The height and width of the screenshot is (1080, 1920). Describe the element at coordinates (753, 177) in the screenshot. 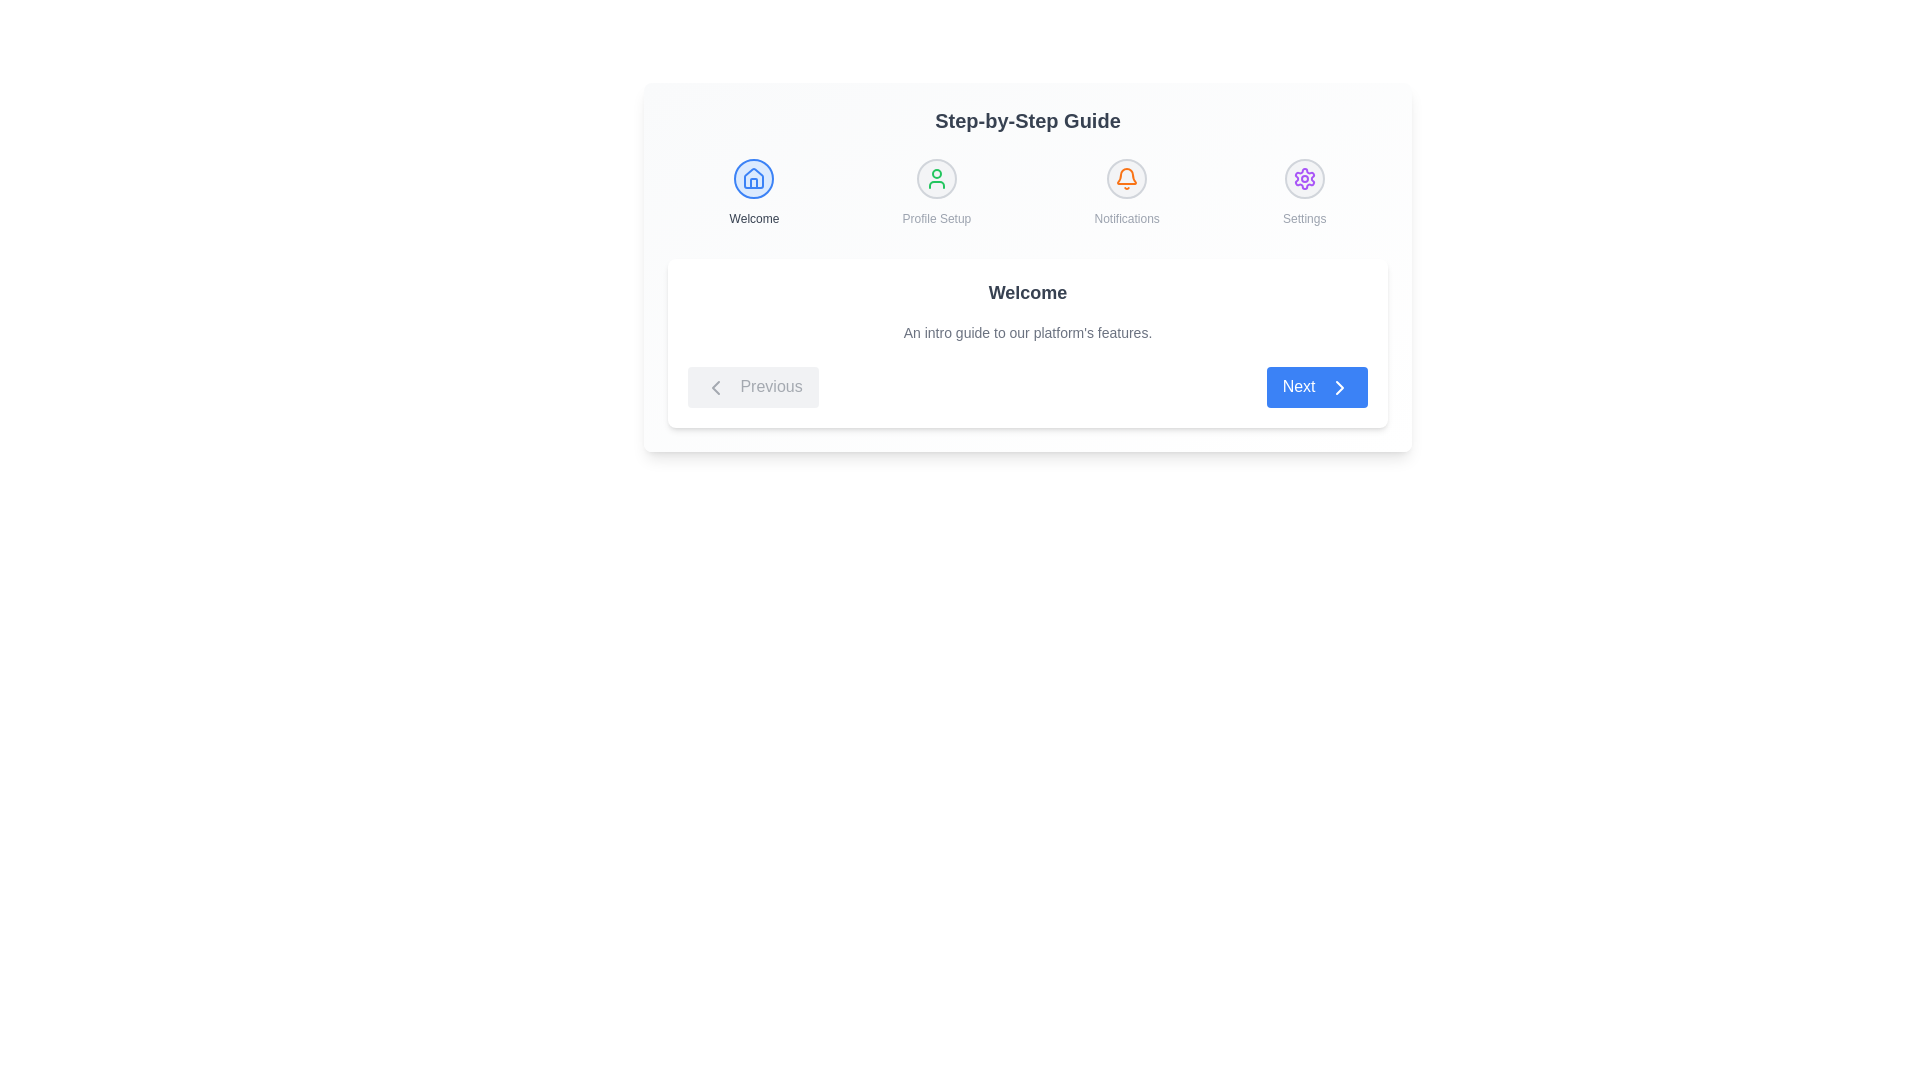

I see `the house icon in the navigational header` at that location.